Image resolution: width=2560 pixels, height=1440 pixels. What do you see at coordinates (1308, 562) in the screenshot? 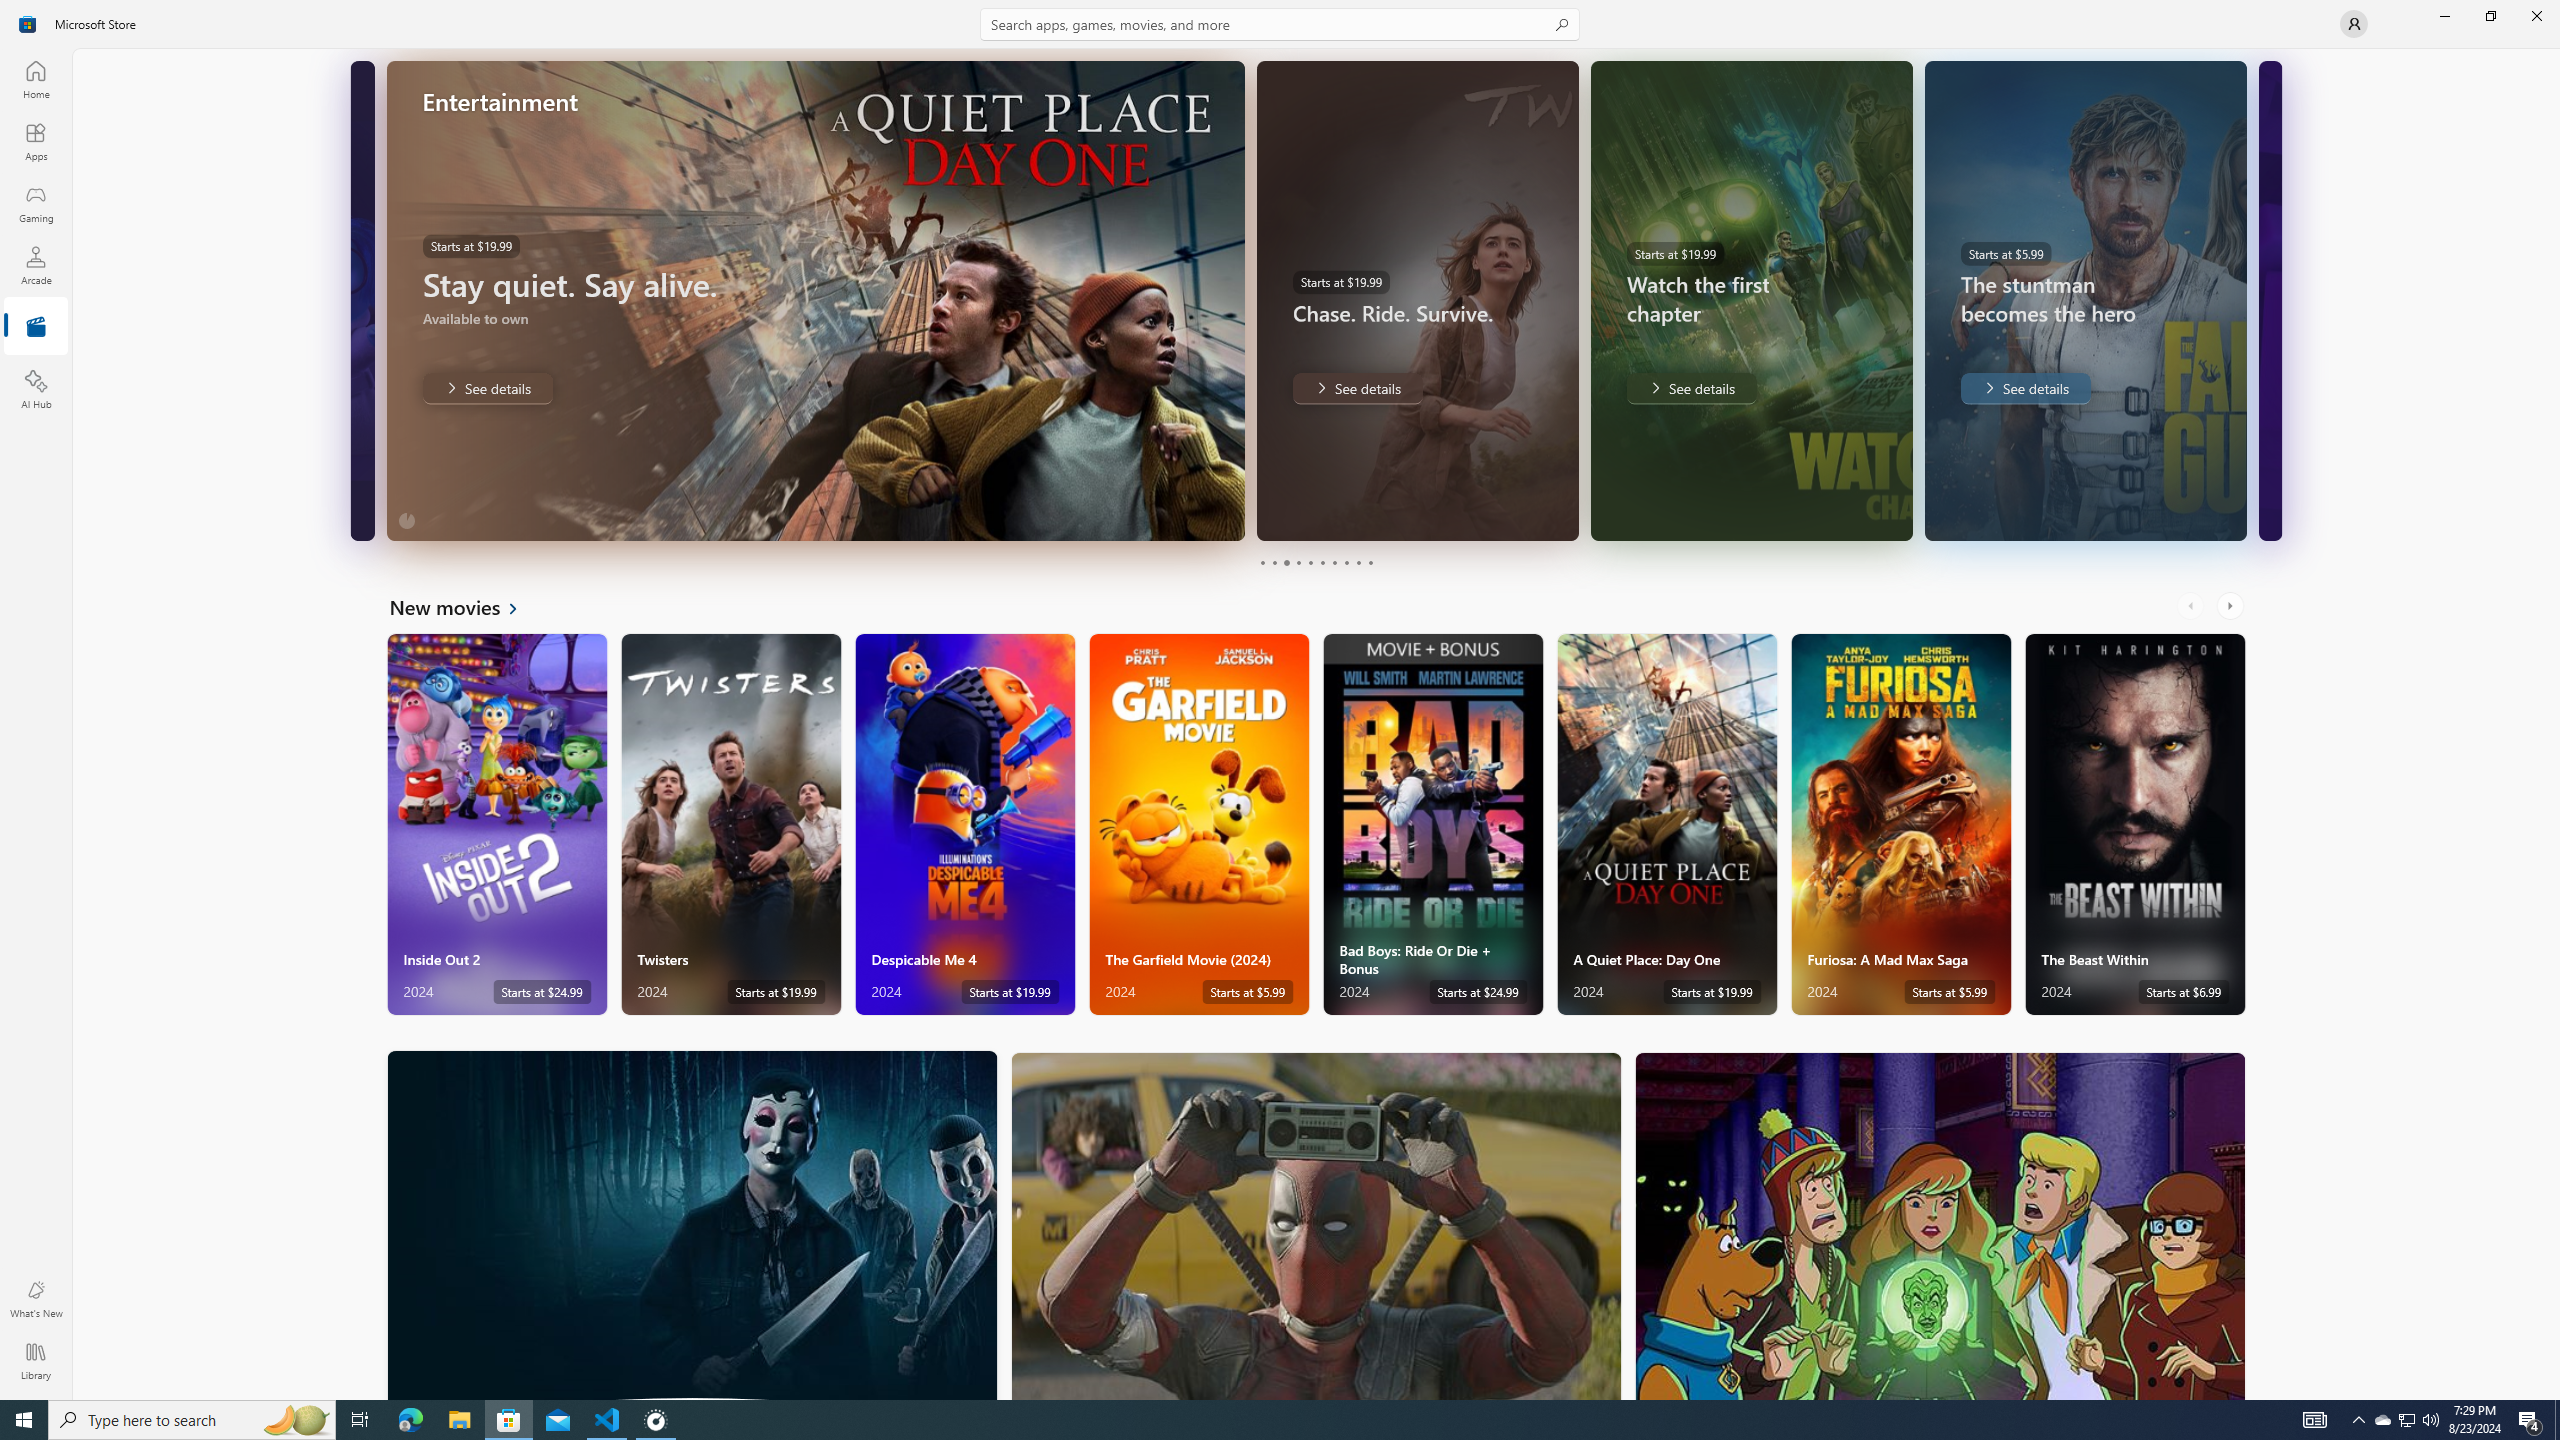
I see `'Page 5'` at bounding box center [1308, 562].